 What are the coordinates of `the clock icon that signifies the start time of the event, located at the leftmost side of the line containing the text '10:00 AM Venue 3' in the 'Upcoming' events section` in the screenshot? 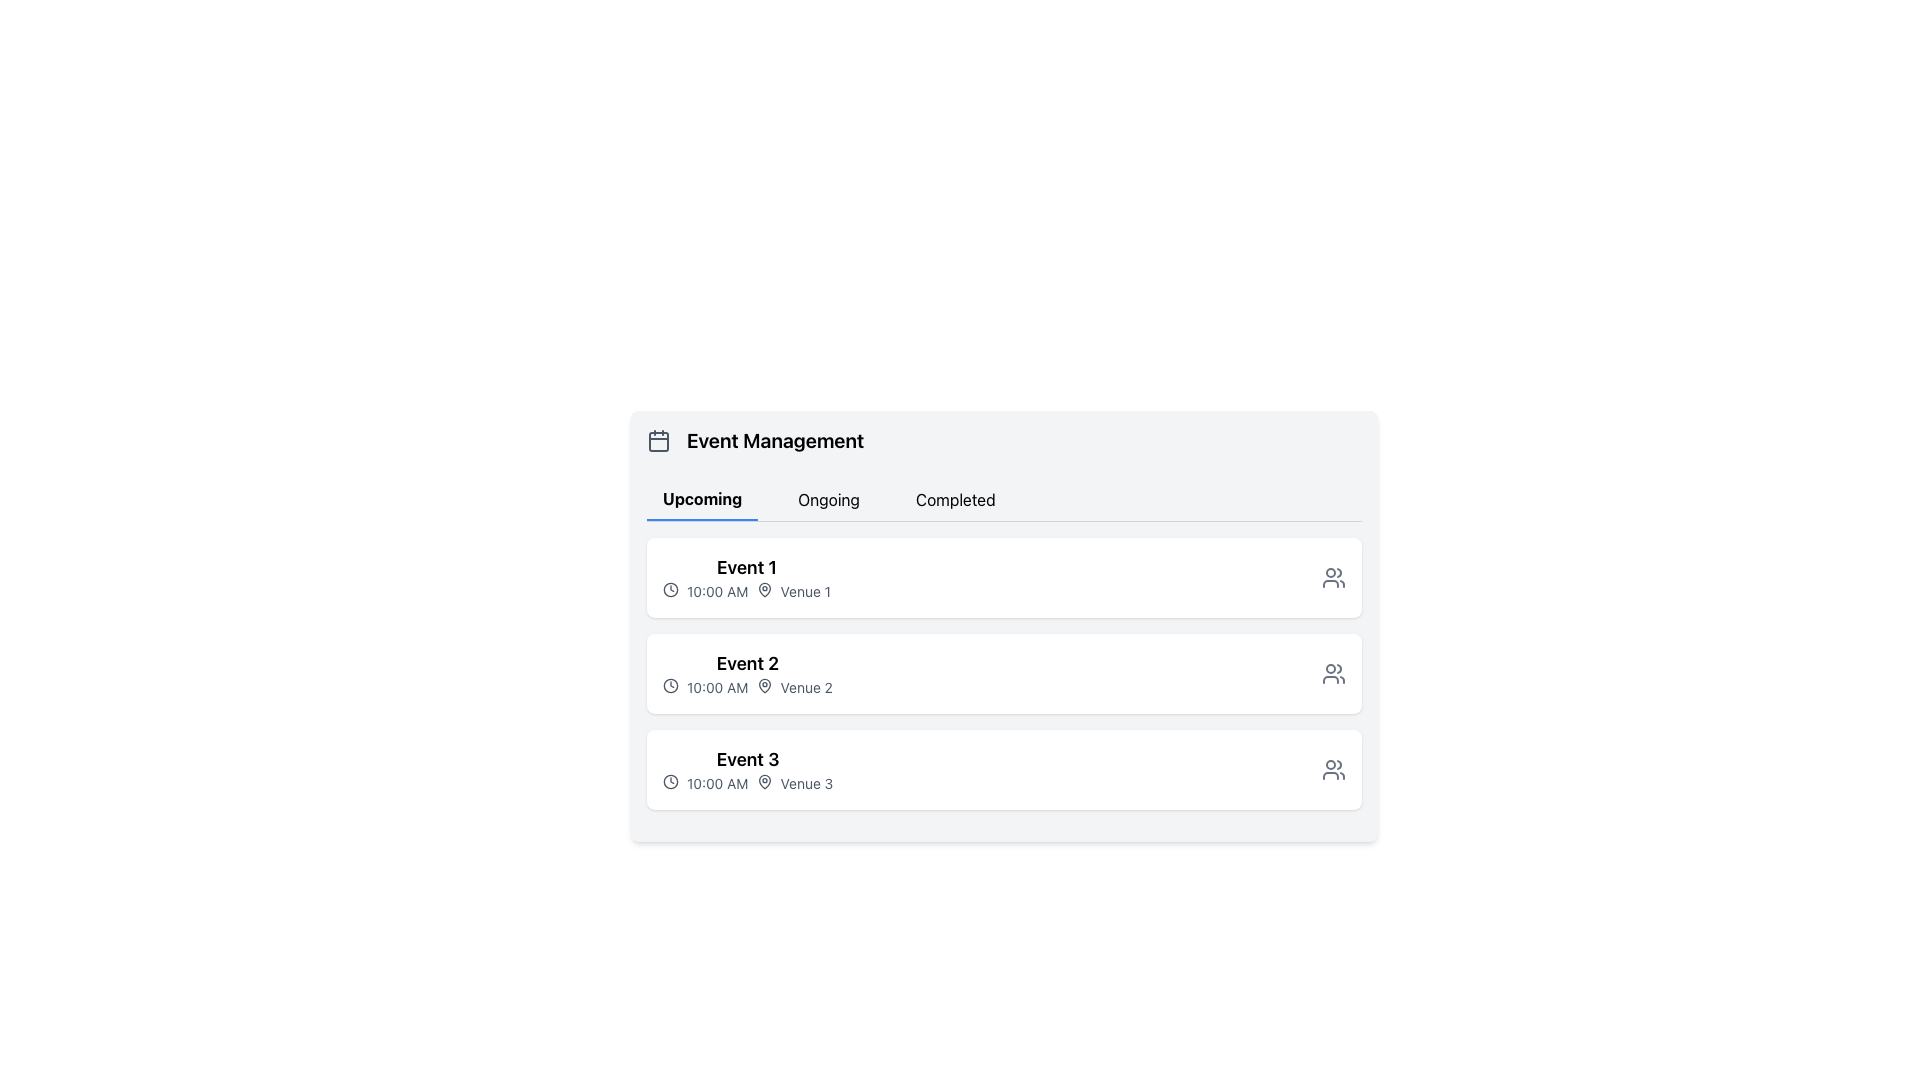 It's located at (671, 781).